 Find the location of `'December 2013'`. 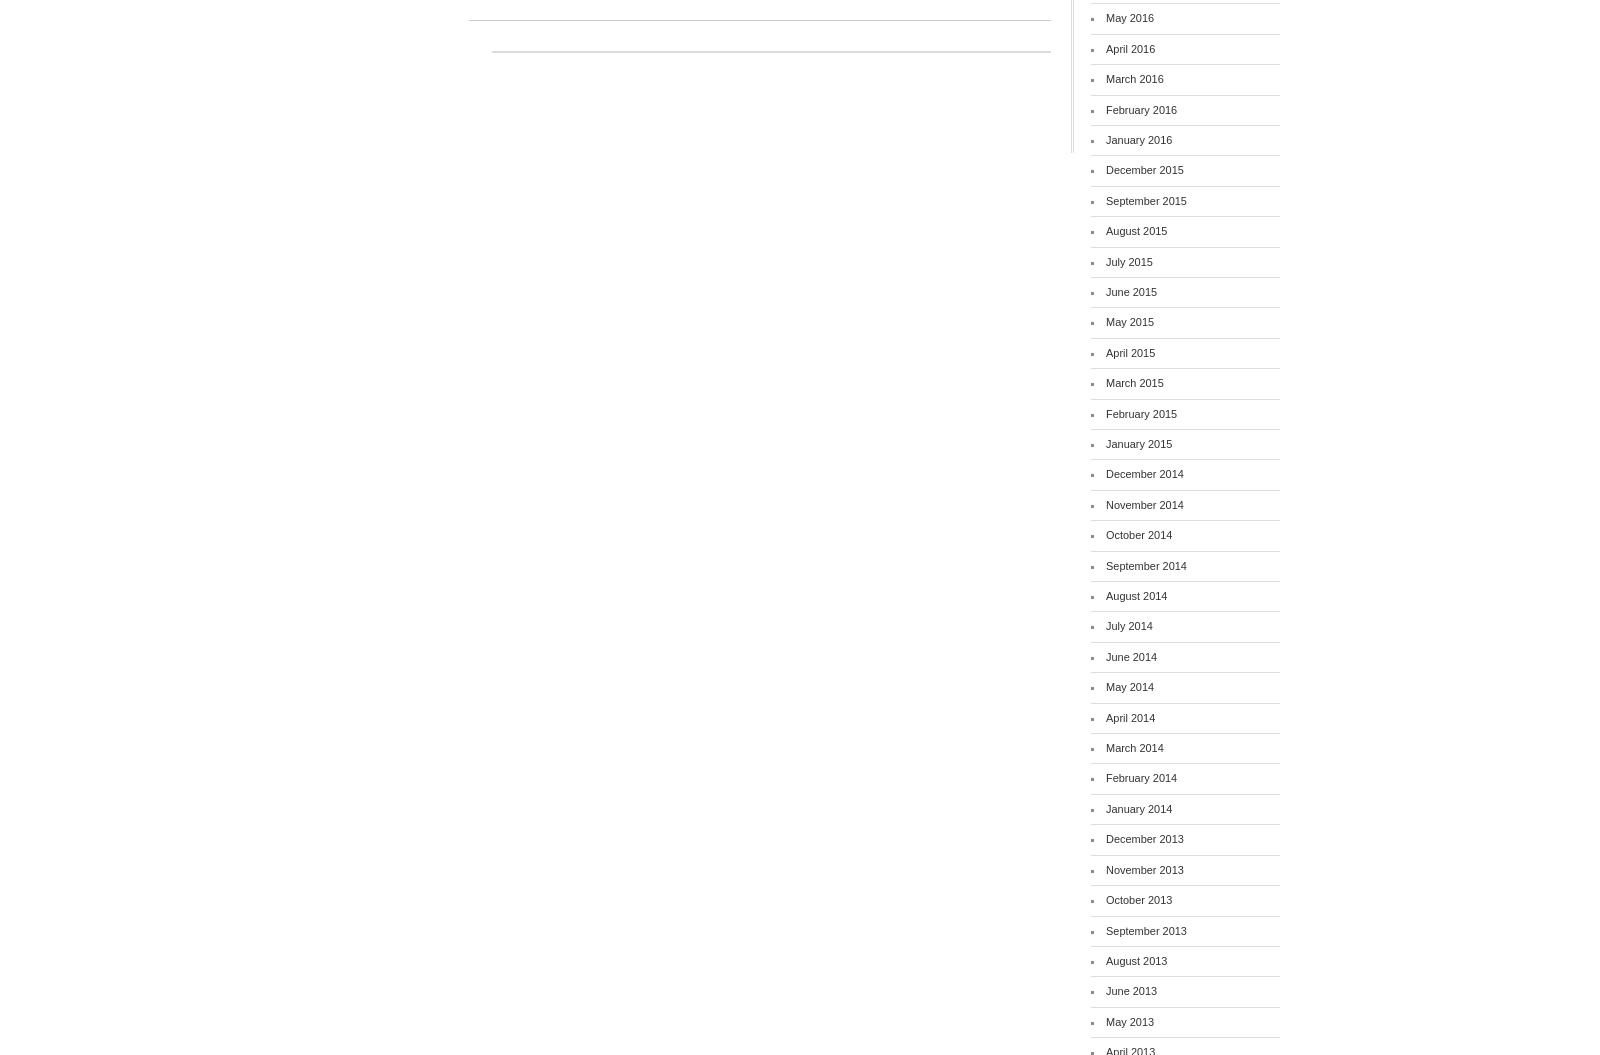

'December 2013' is located at coordinates (1144, 839).